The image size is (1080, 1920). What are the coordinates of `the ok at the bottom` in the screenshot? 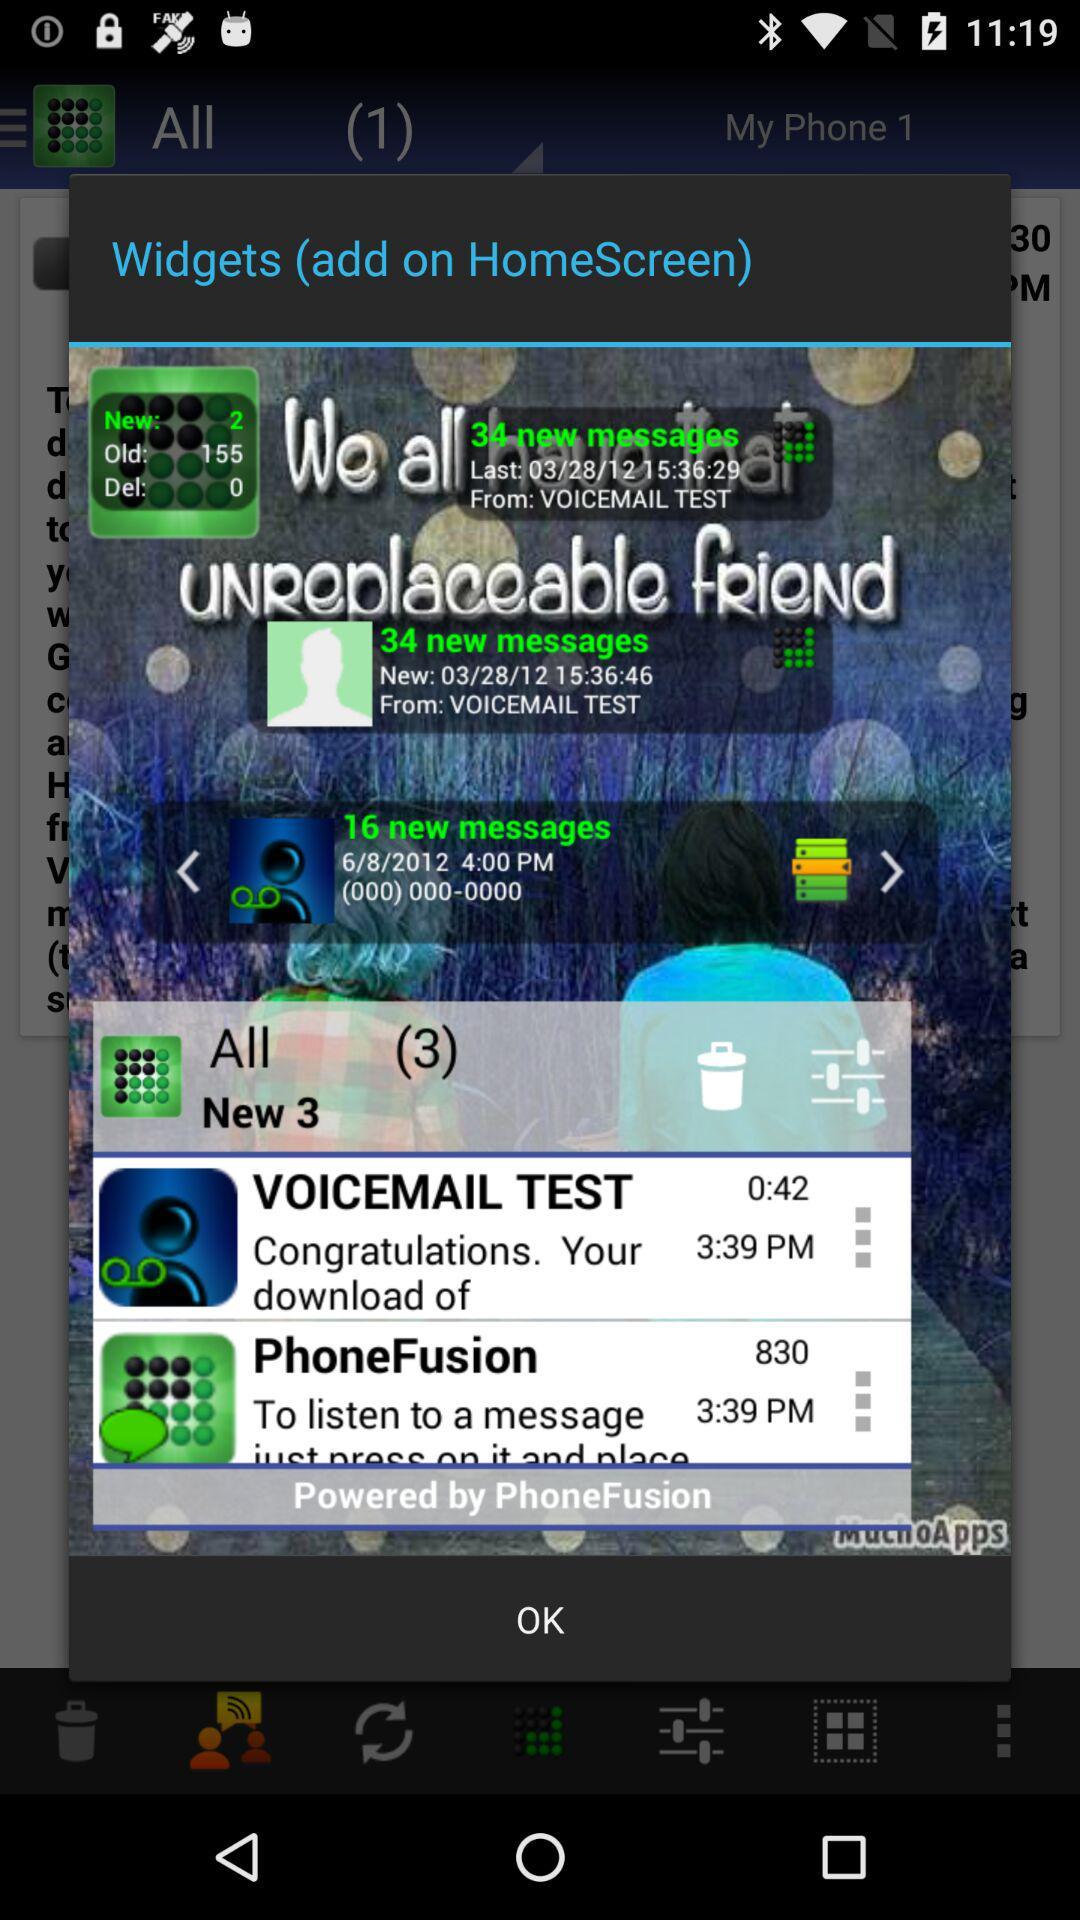 It's located at (540, 1619).